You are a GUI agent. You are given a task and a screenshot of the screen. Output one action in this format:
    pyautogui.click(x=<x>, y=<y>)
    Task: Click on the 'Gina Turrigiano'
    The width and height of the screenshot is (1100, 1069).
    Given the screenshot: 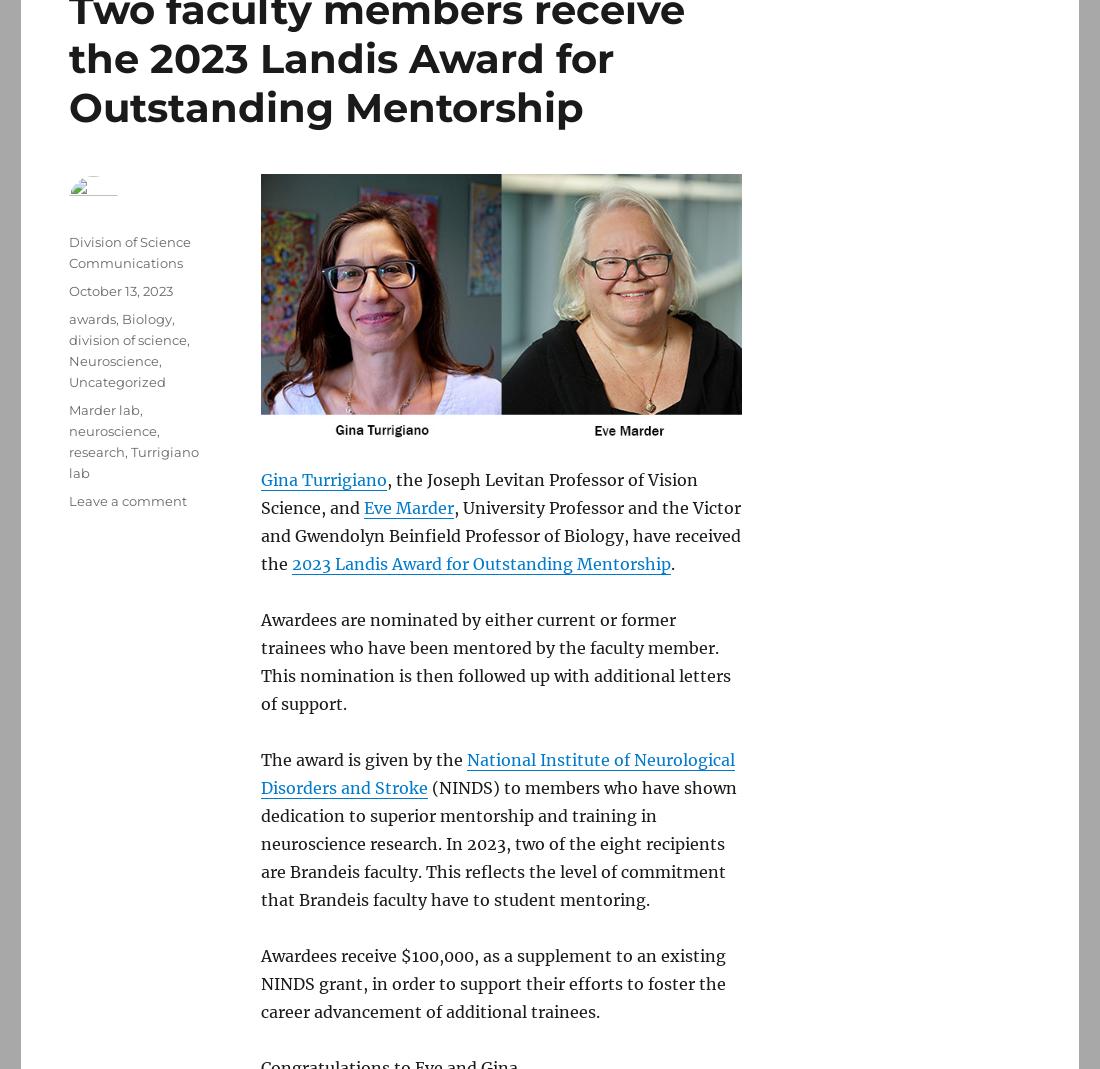 What is the action you would take?
    pyautogui.click(x=322, y=478)
    